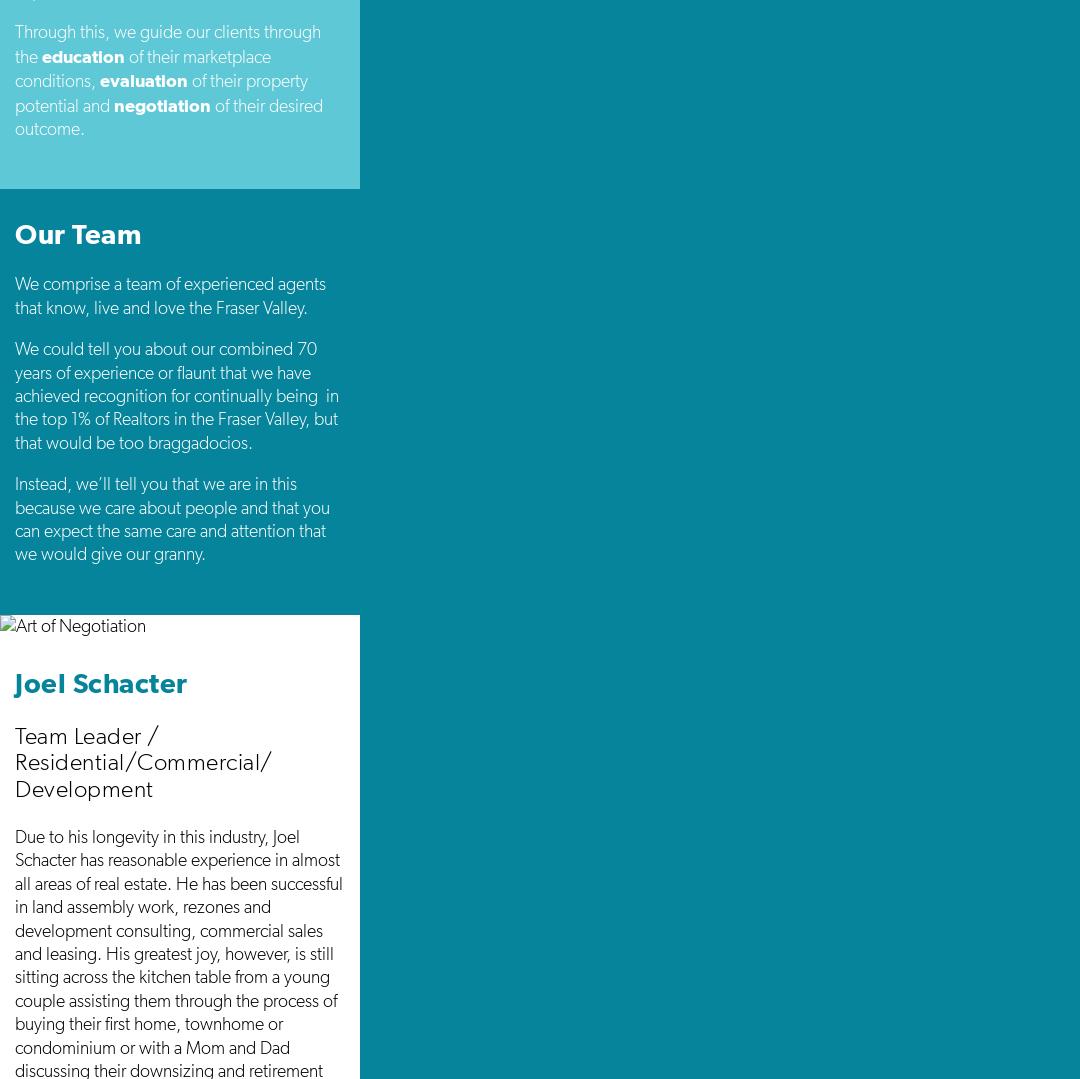  Describe the element at coordinates (169, 294) in the screenshot. I see `'We comprise a team of experienced agents that know, live and love the Fraser Valley.'` at that location.